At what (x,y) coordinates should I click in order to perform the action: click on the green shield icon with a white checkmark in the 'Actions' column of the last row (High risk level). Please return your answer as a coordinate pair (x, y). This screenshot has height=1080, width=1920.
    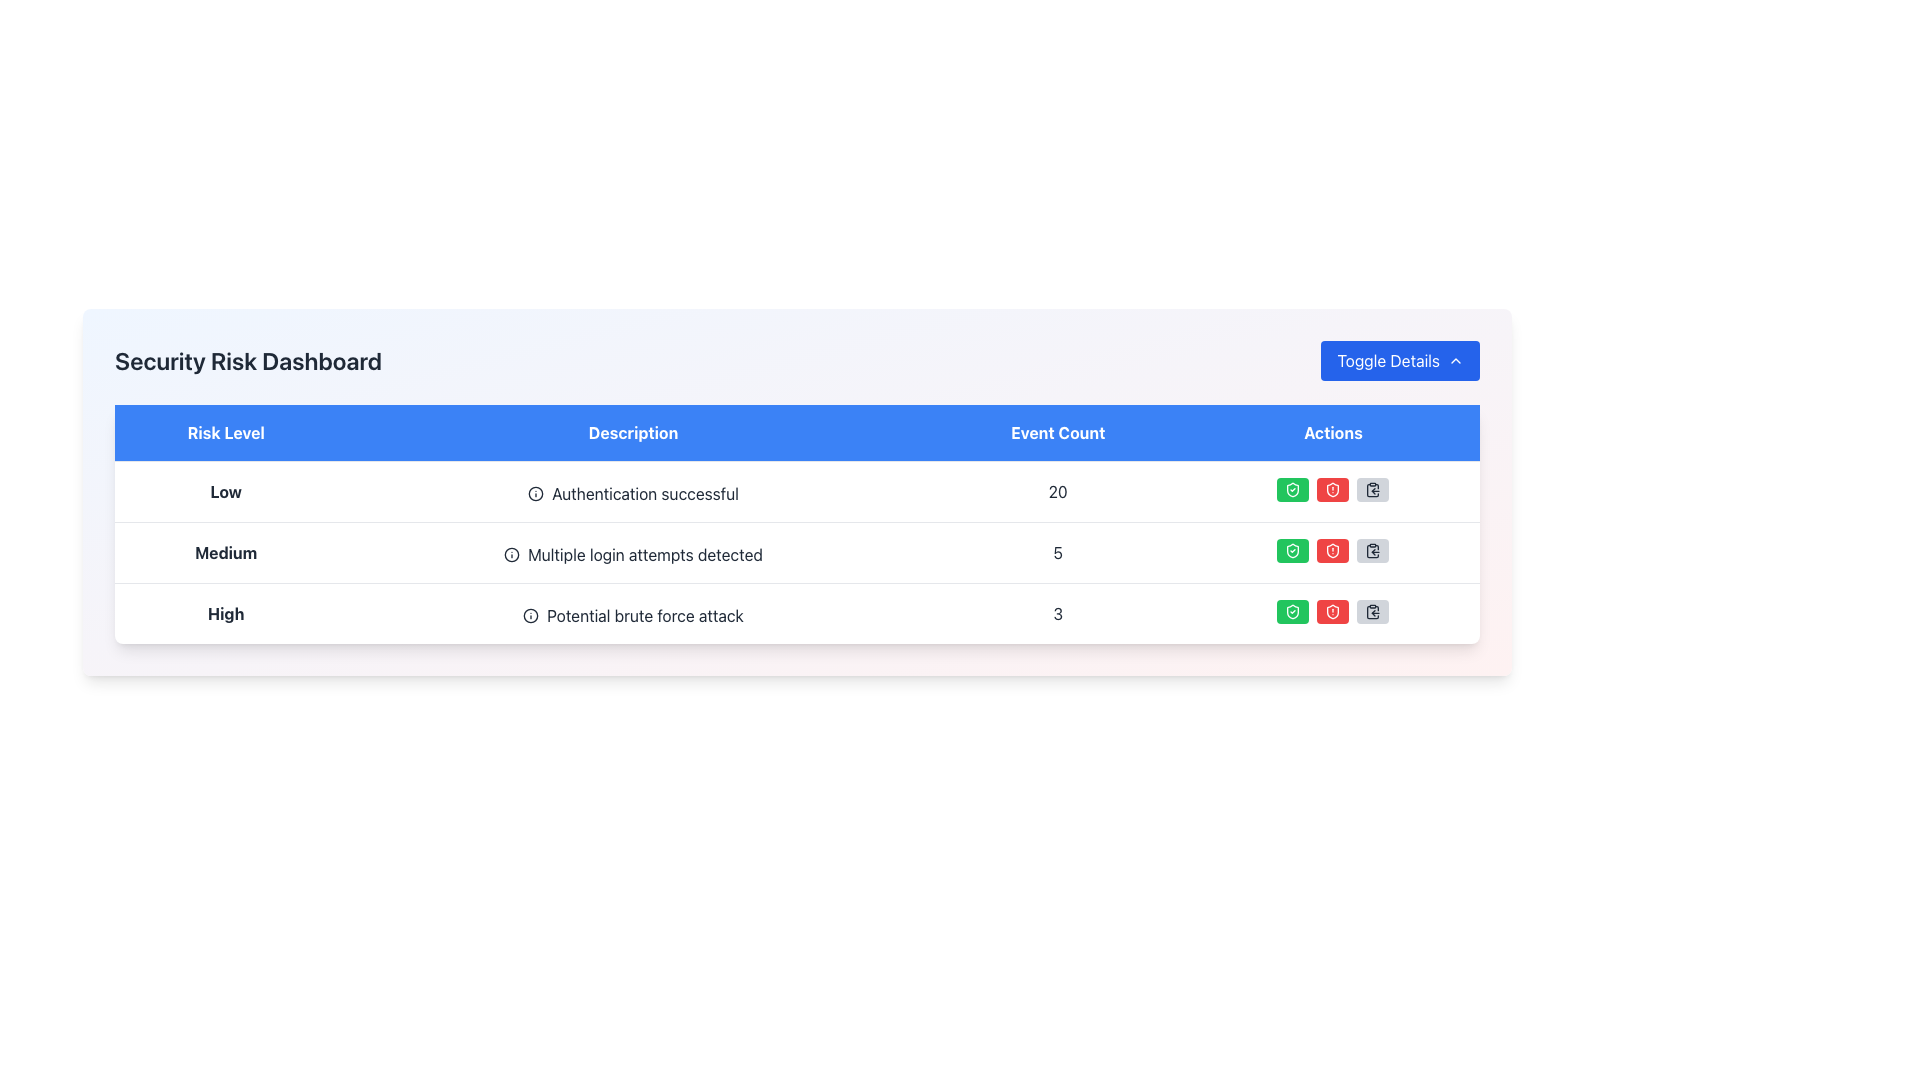
    Looking at the image, I should click on (1293, 551).